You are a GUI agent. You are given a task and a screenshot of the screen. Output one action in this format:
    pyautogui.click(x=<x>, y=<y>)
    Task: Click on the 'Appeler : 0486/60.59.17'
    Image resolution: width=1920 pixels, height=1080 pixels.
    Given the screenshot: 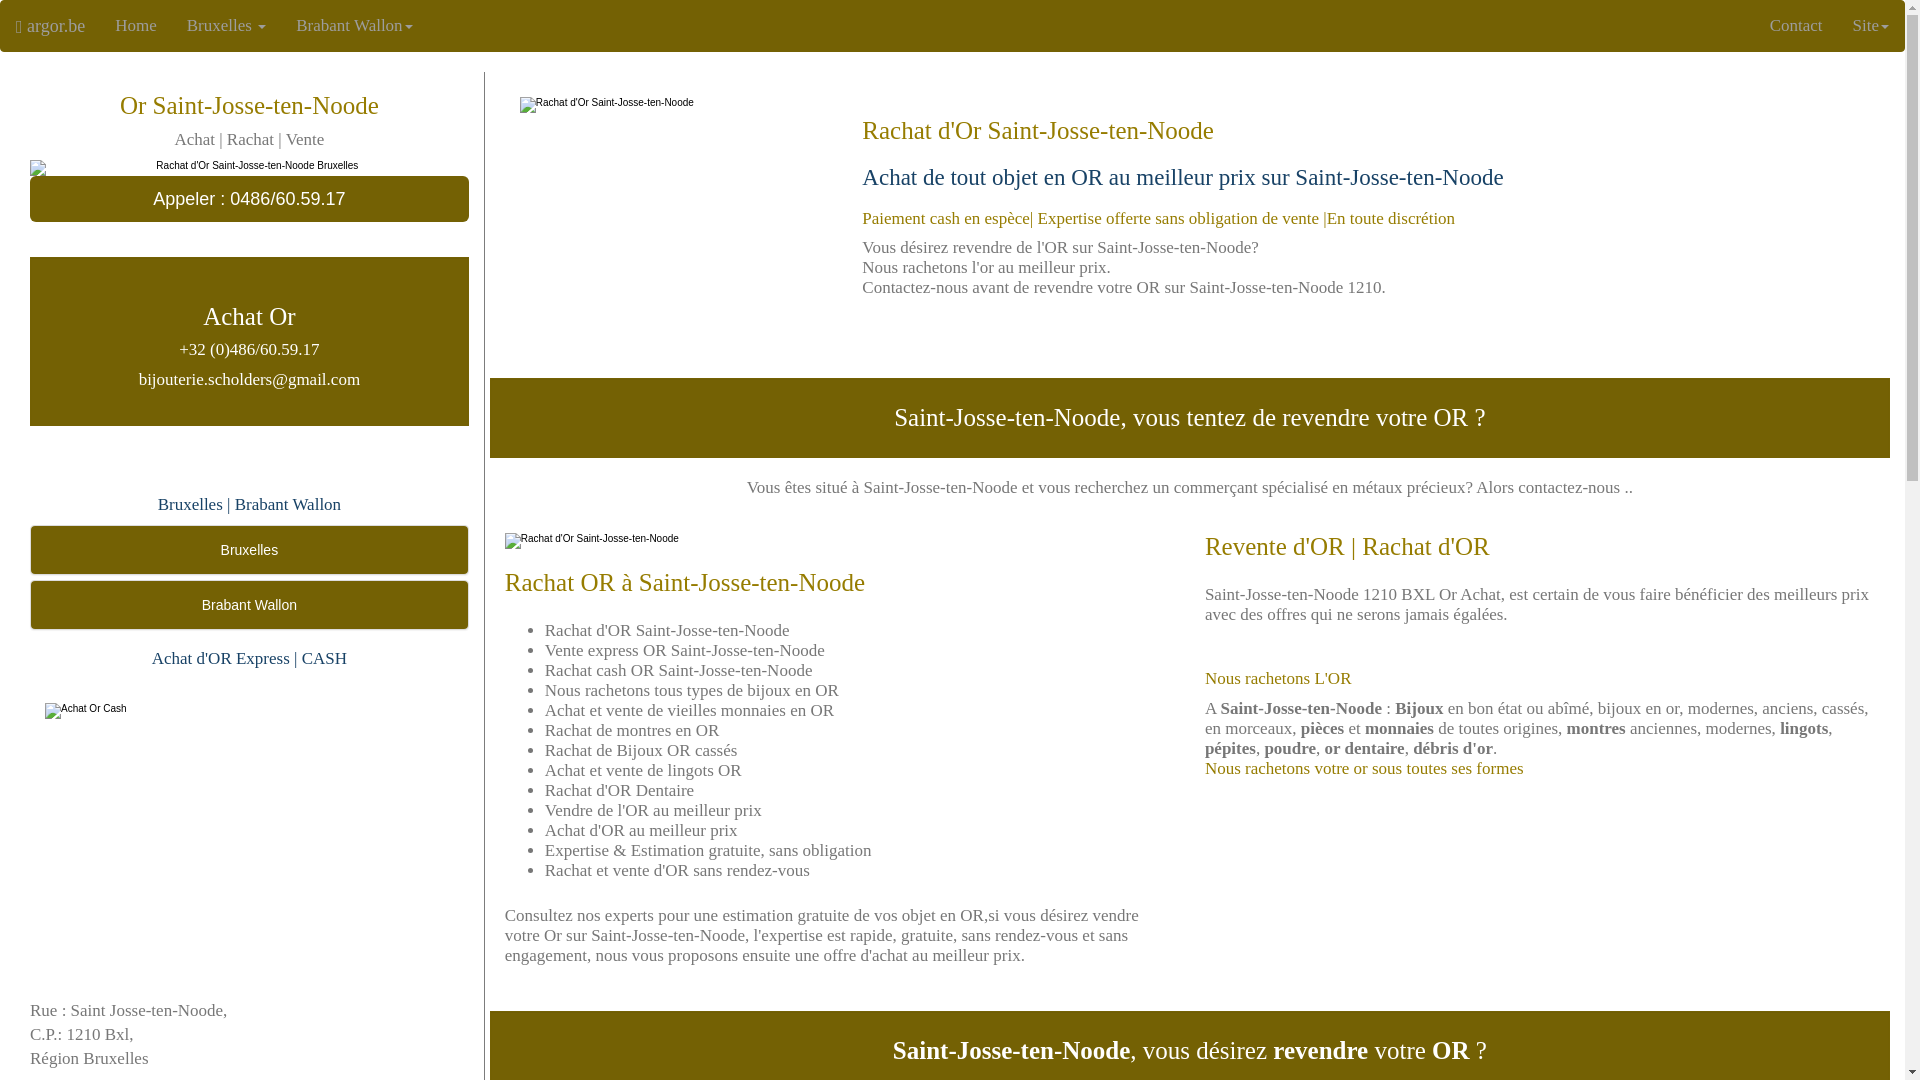 What is the action you would take?
    pyautogui.click(x=248, y=199)
    